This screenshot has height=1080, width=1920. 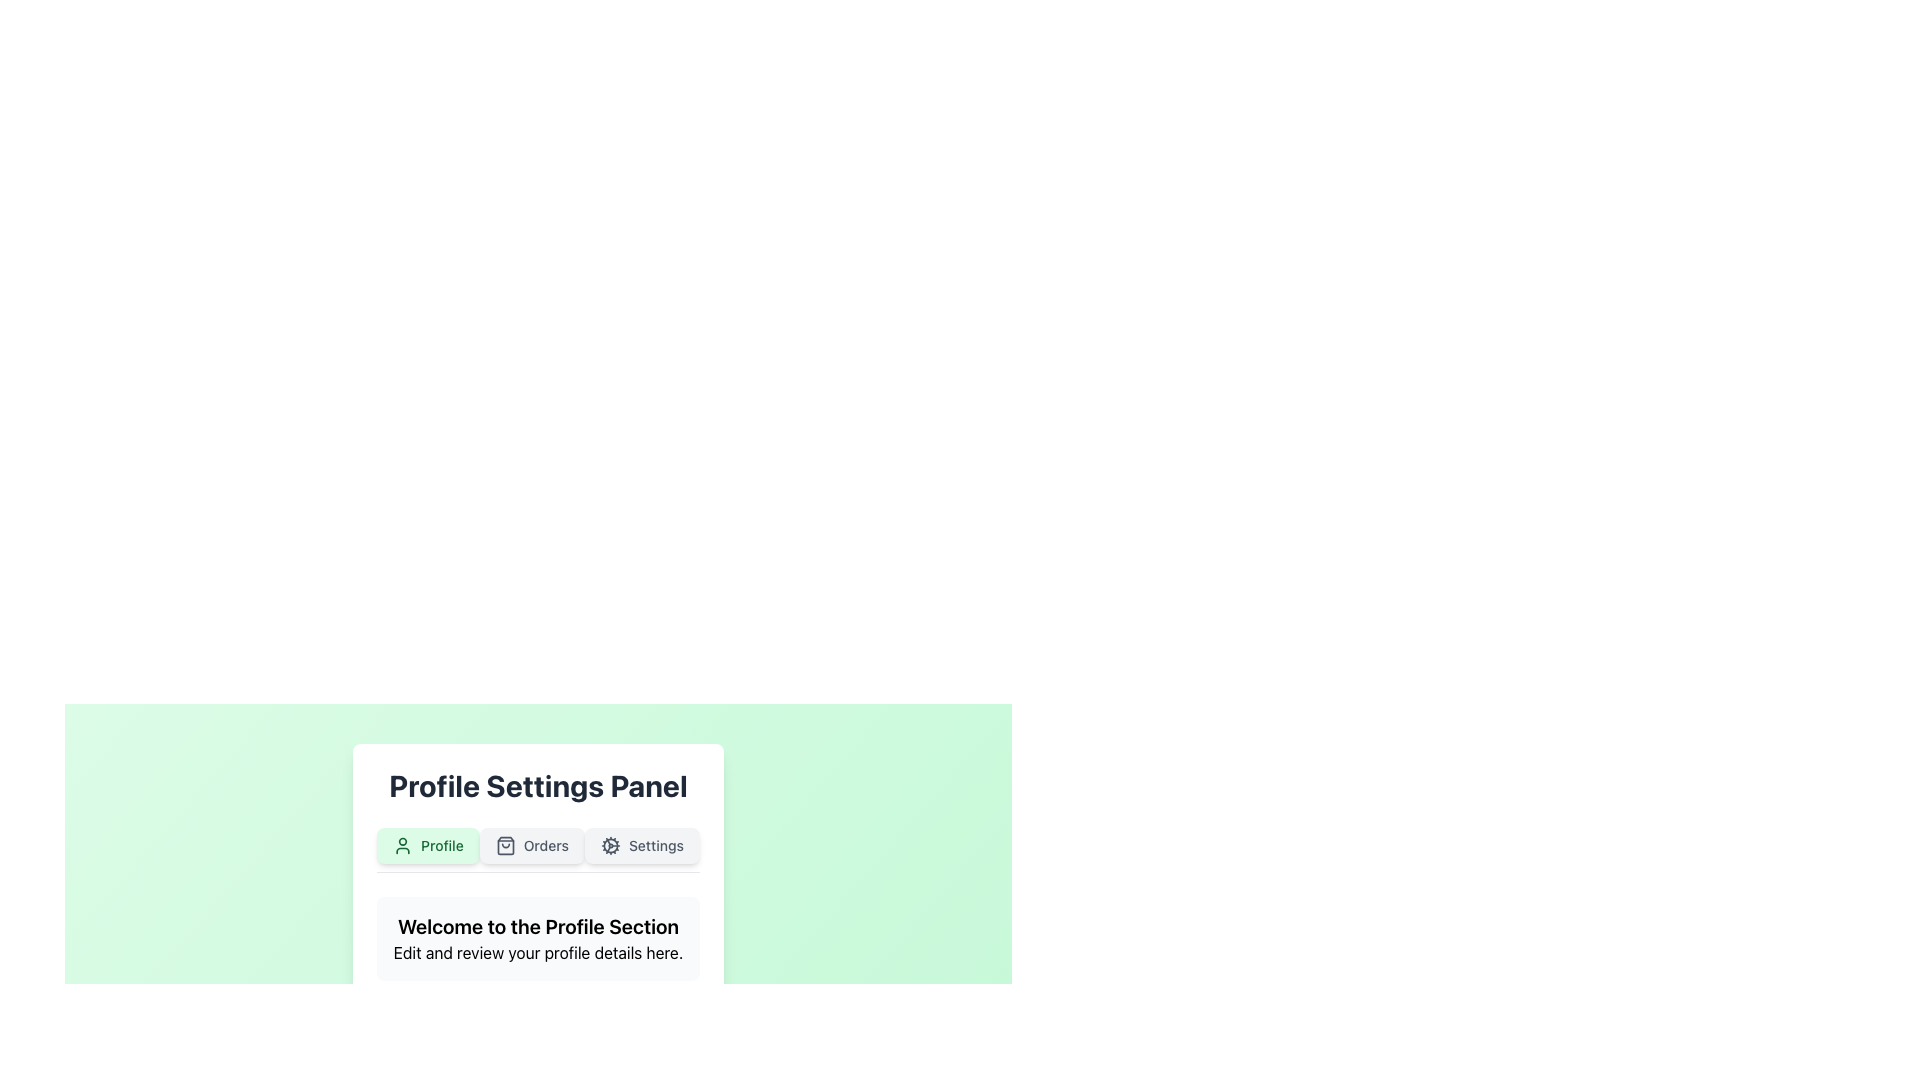 I want to click on the 'Settings' icon, which is the last button in the 'Profile Settings Panel' row, so click(x=609, y=845).